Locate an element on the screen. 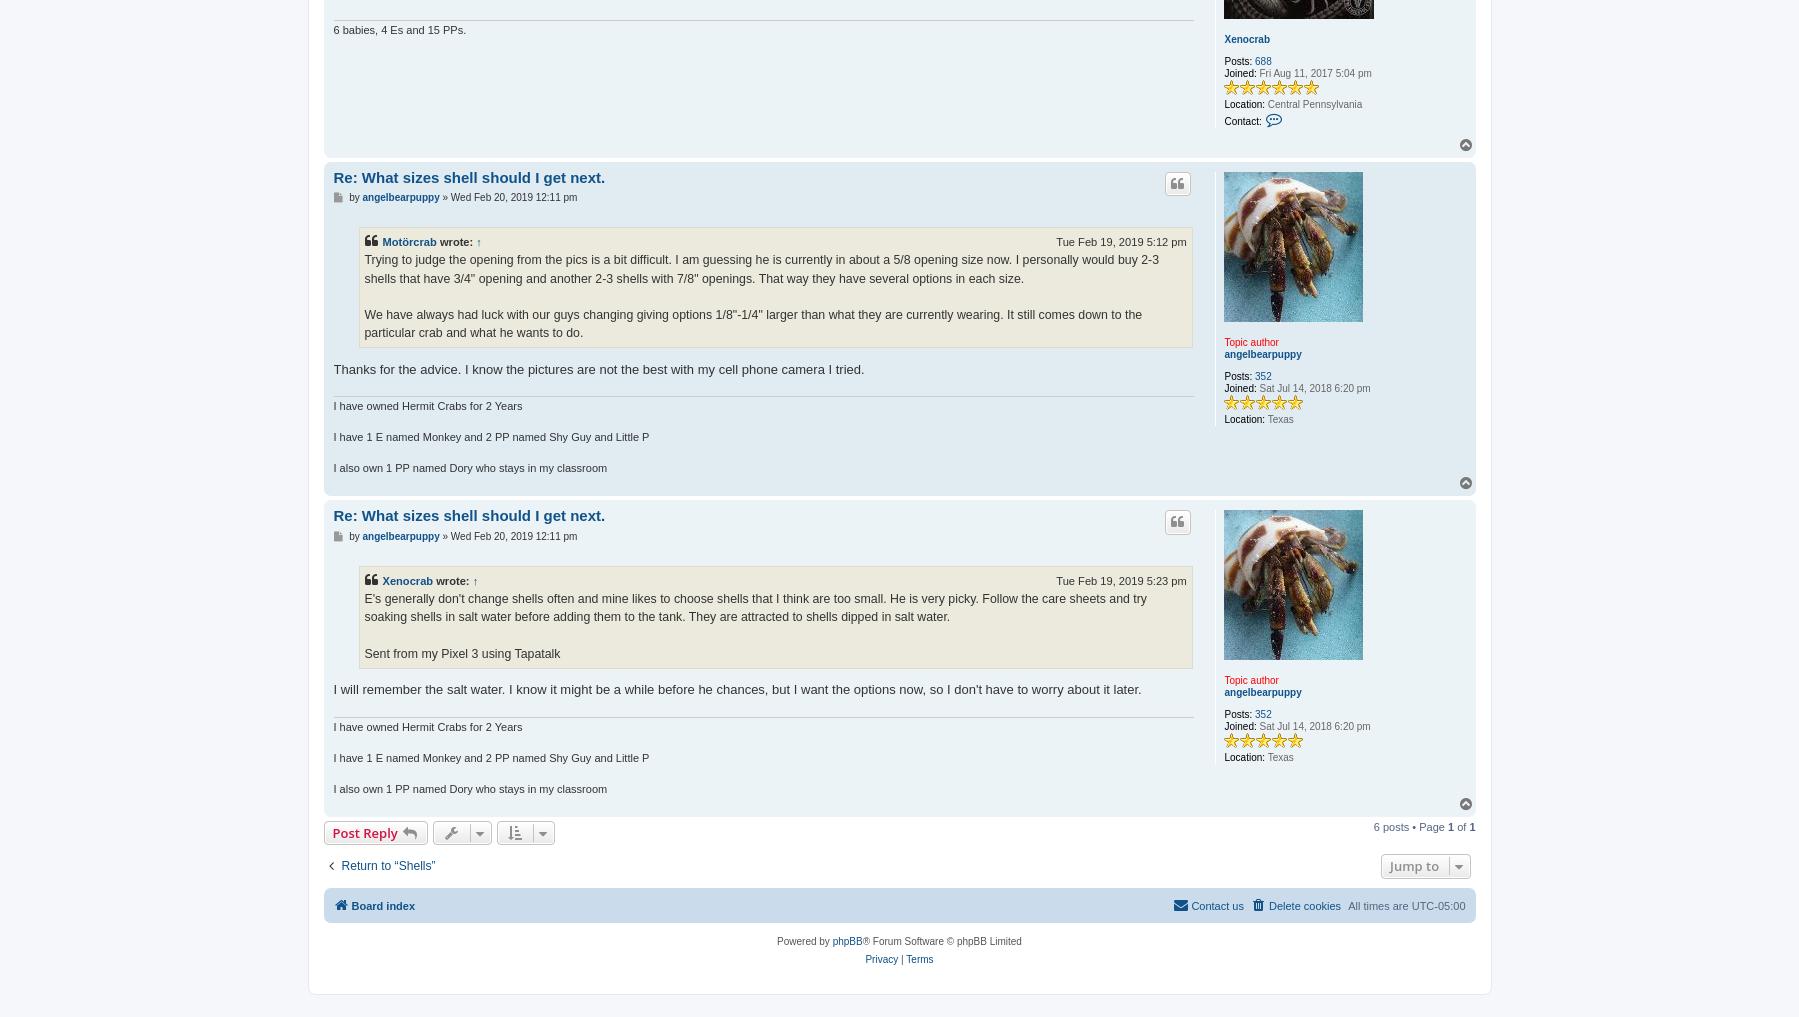 This screenshot has height=1017, width=1799. 'Tue Feb 19, 2019 5:12 pm' is located at coordinates (1119, 241).